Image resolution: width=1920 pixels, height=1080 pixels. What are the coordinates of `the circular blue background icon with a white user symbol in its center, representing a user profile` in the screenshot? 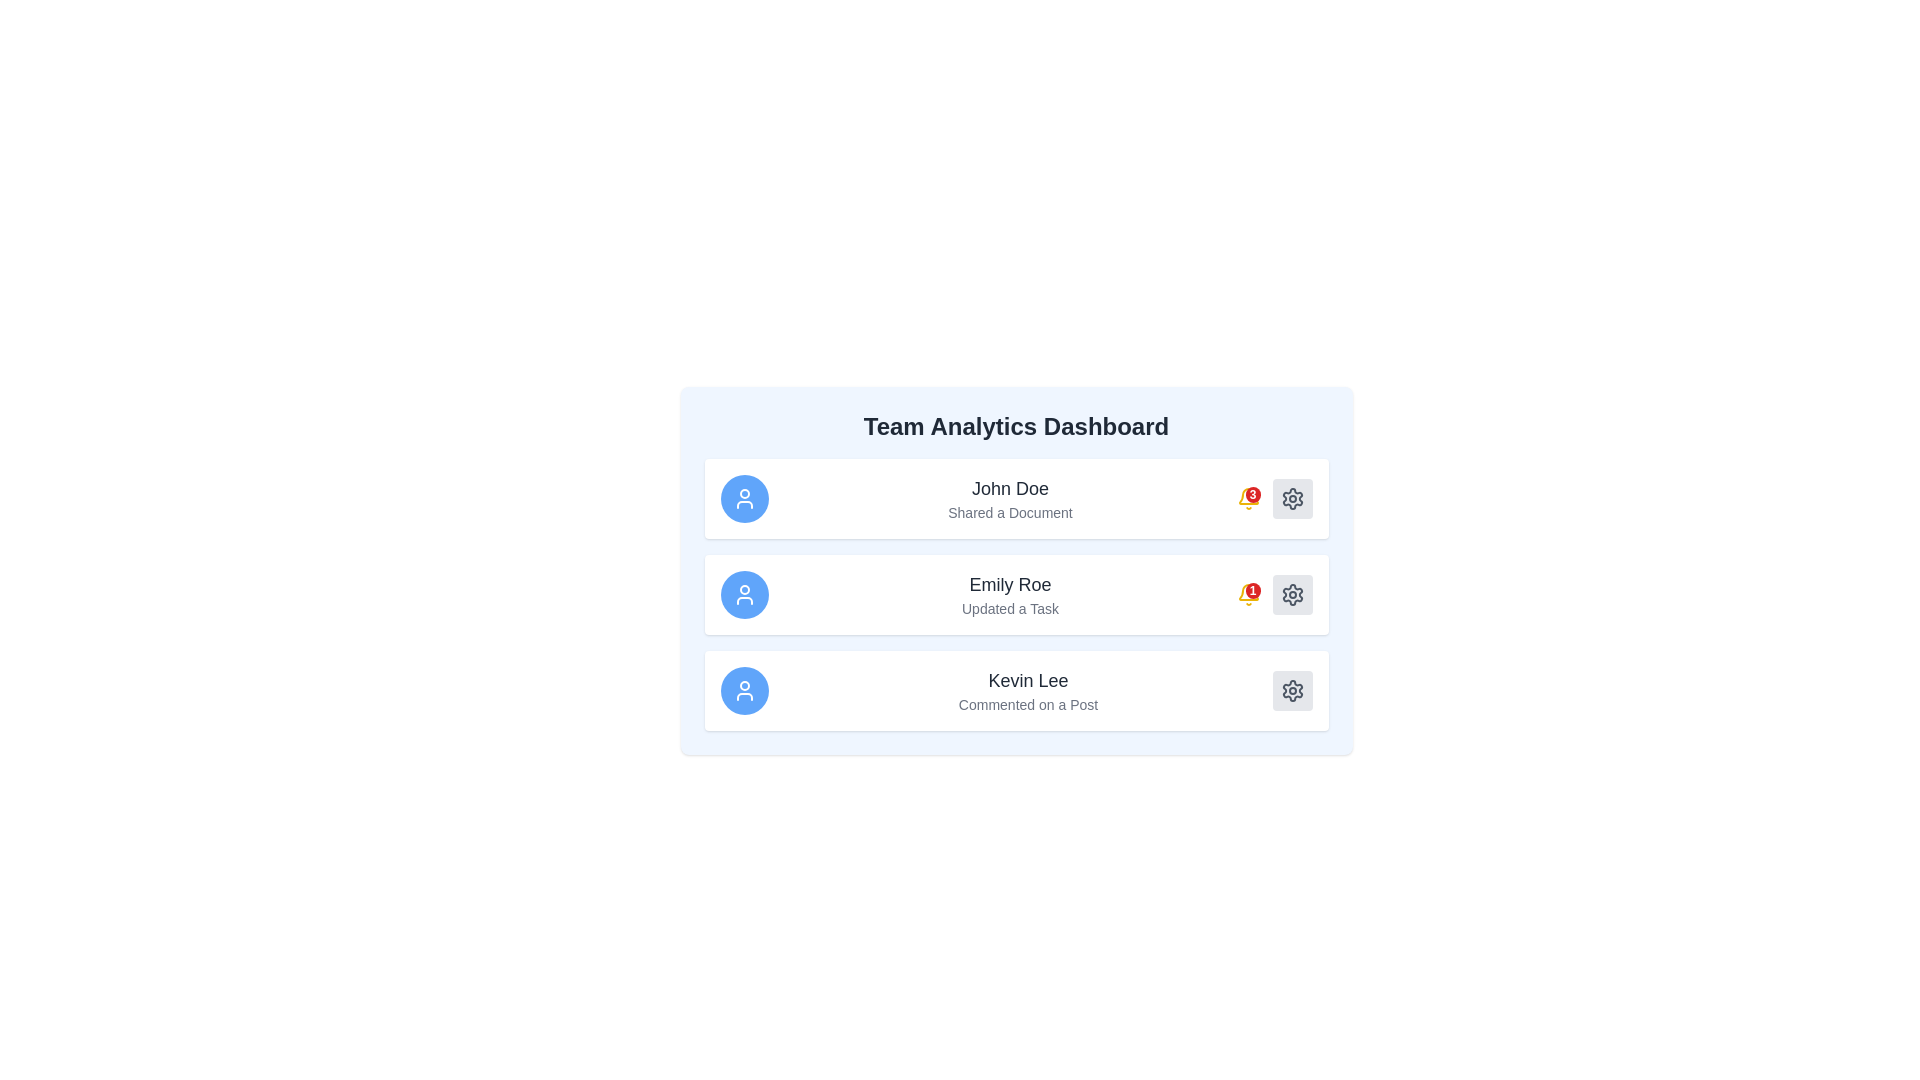 It's located at (743, 497).